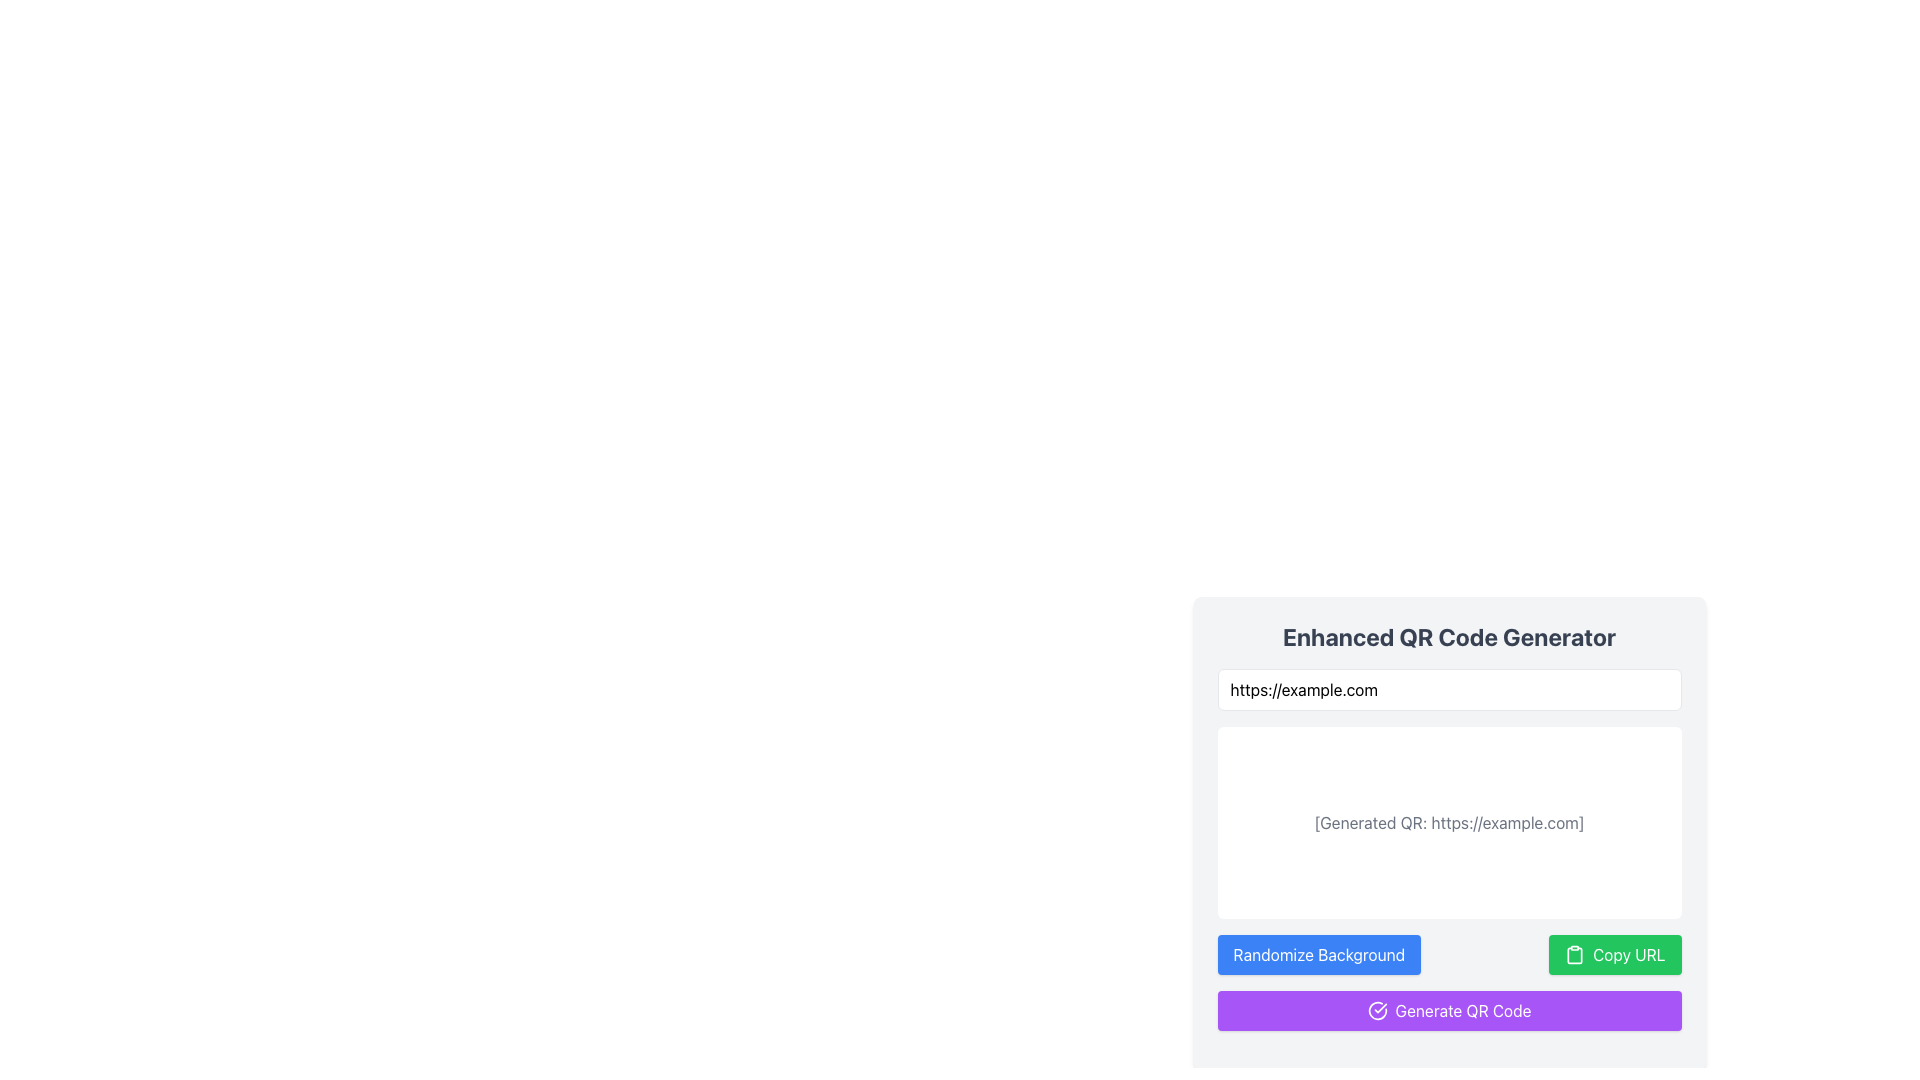  What do you see at coordinates (1449, 954) in the screenshot?
I see `the green 'Copy URL' button in the Interactive buttons group located within the 'Enhanced QR Code Generator' interface panel` at bounding box center [1449, 954].